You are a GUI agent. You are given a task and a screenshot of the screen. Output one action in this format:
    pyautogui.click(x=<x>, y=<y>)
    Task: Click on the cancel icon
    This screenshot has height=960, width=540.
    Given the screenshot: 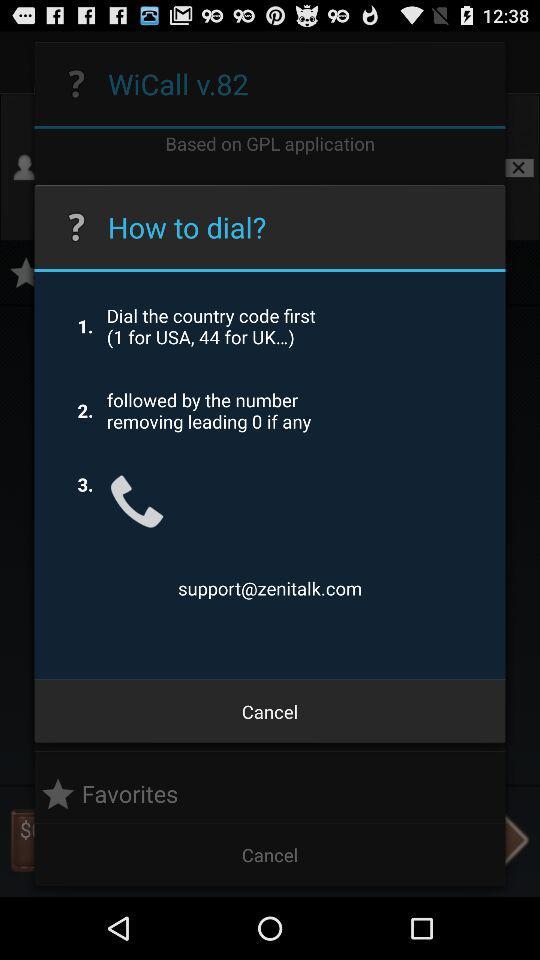 What is the action you would take?
    pyautogui.click(x=270, y=711)
    